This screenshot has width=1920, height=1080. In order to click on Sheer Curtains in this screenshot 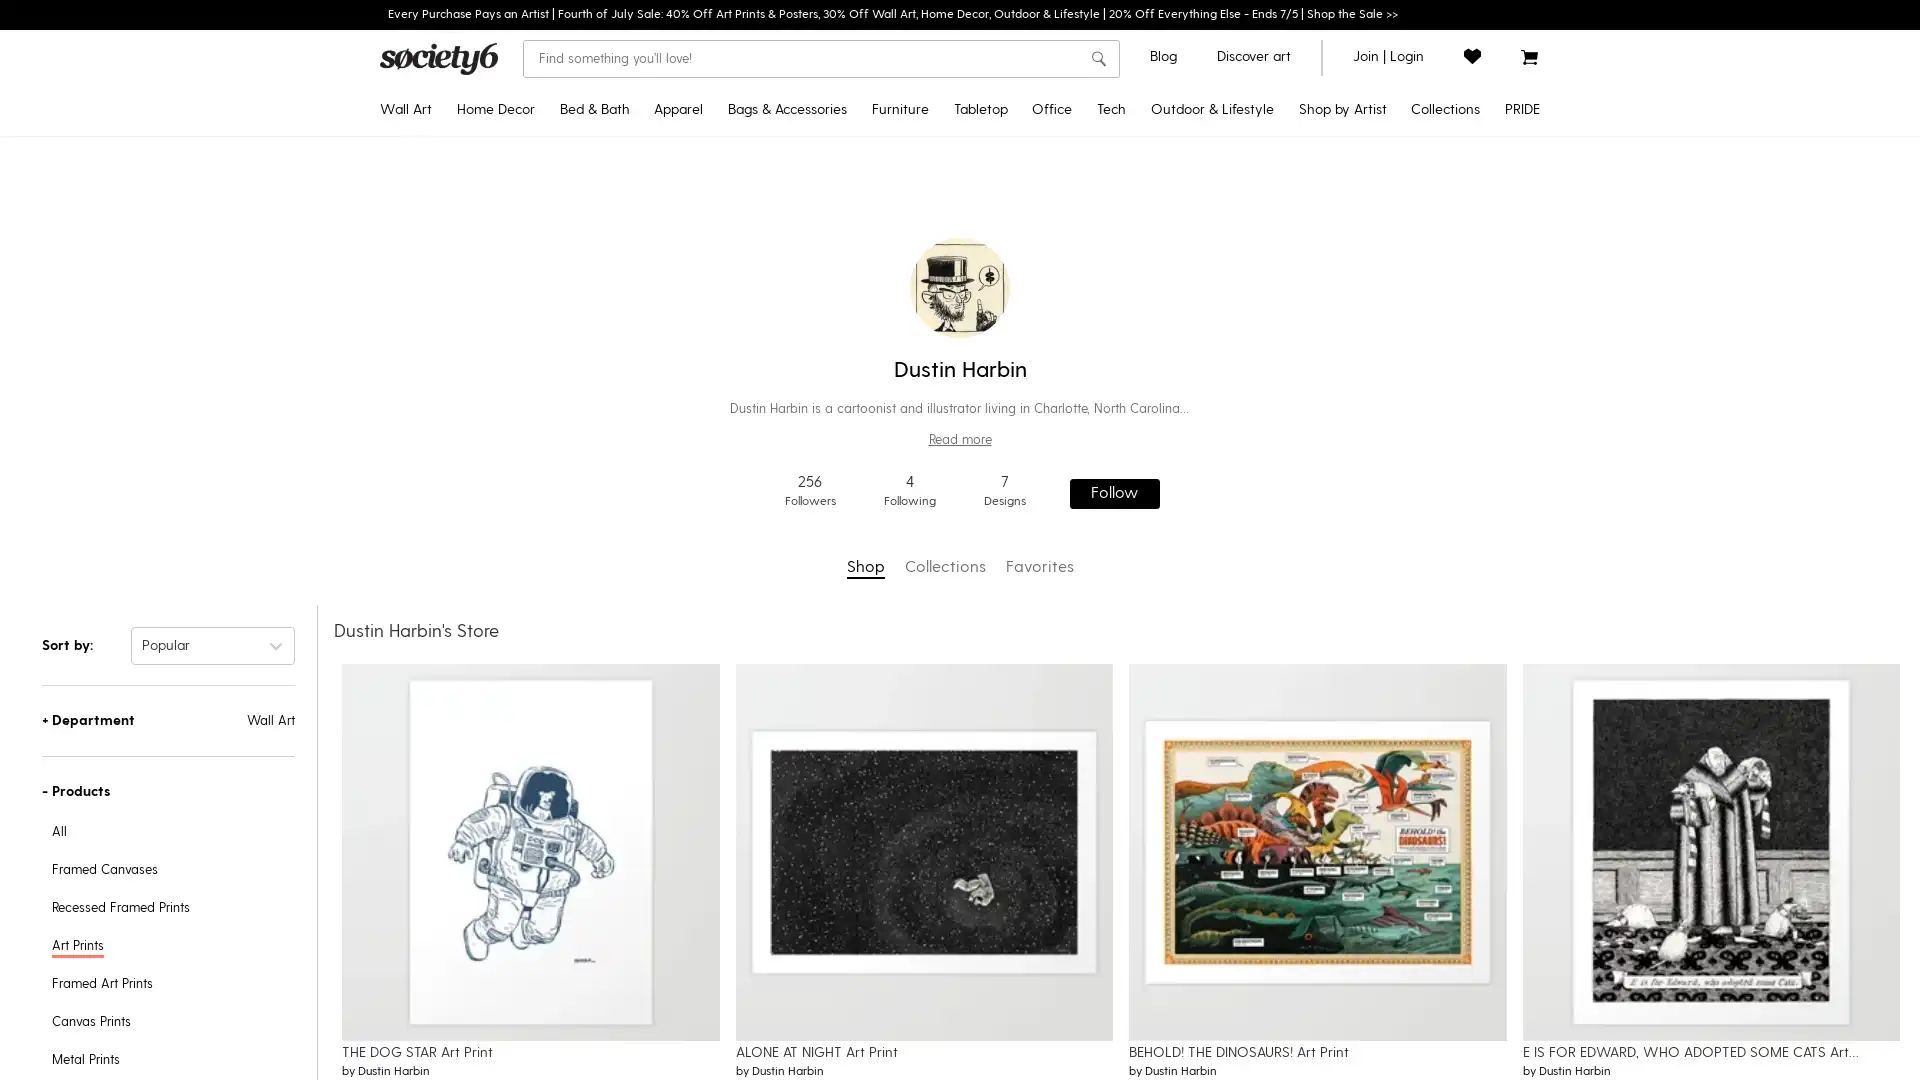, I will do `click(533, 353)`.